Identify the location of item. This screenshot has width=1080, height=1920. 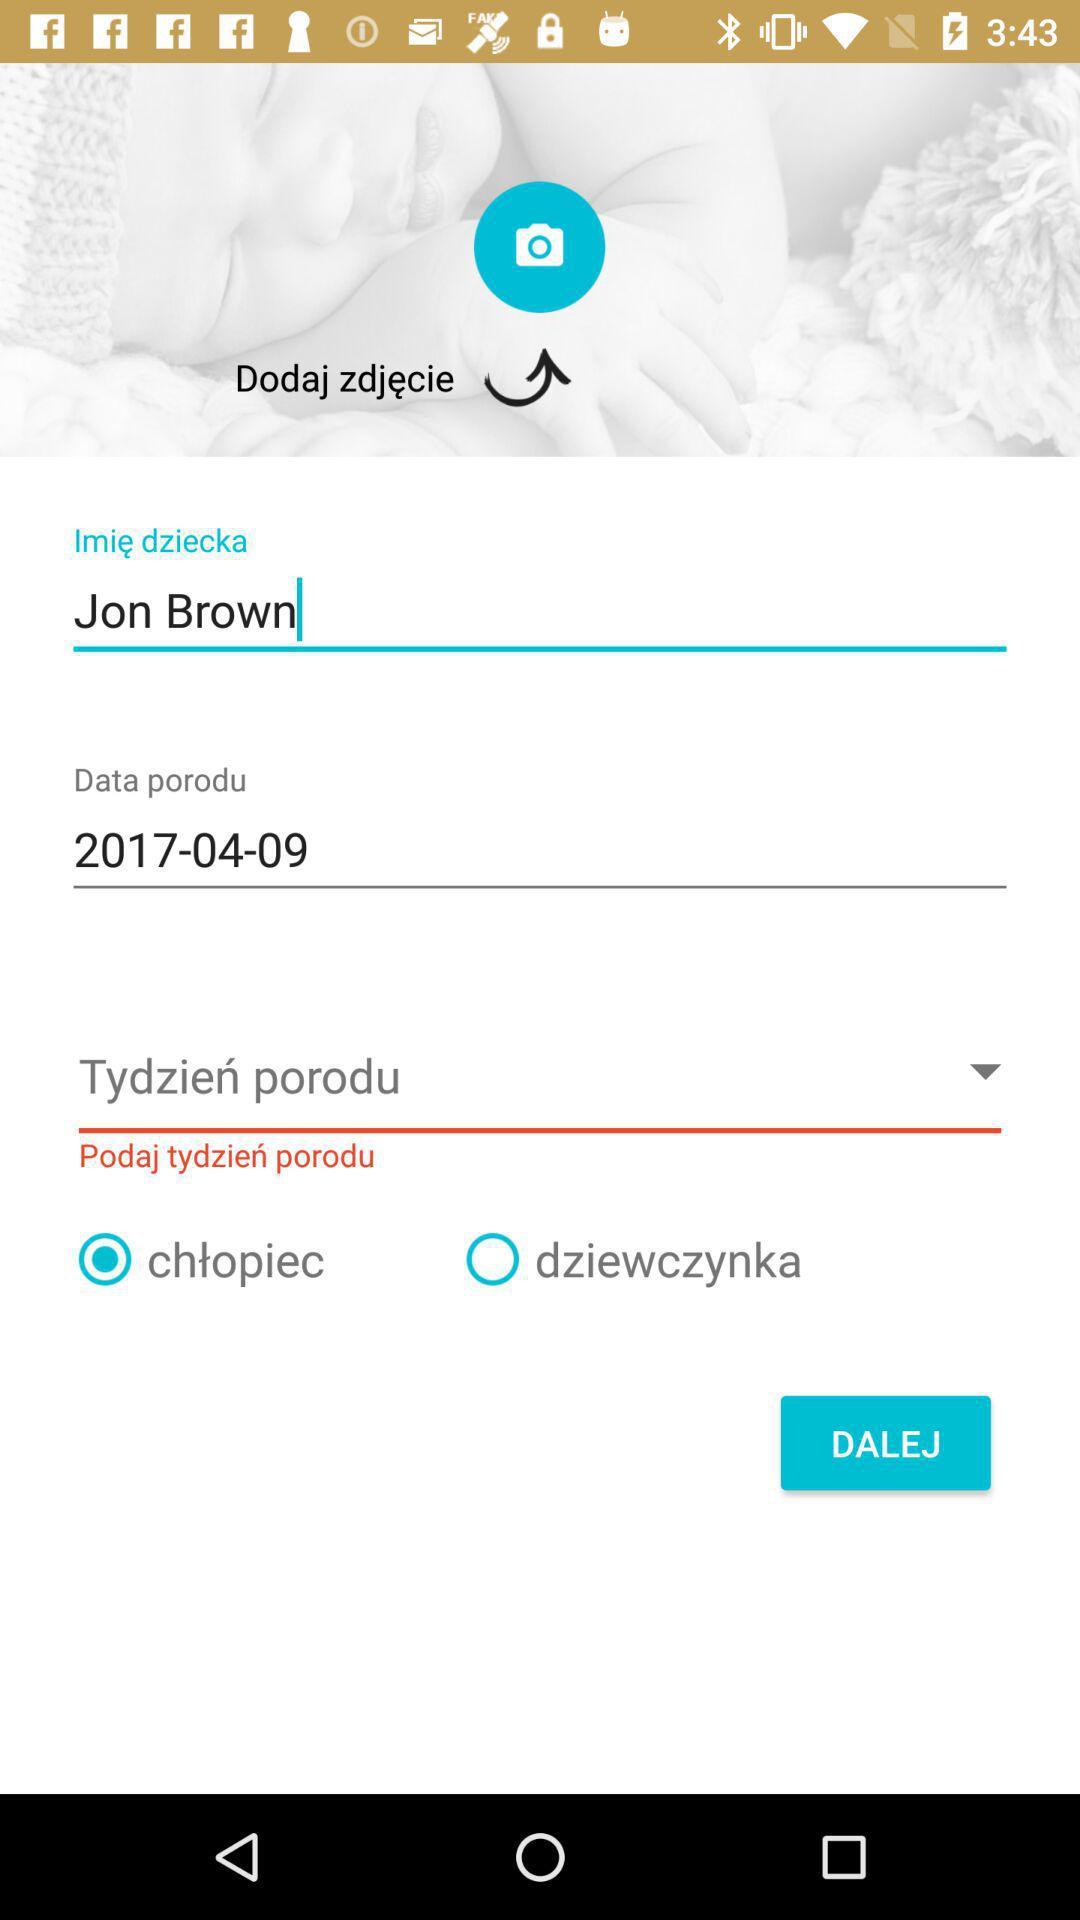
(492, 1258).